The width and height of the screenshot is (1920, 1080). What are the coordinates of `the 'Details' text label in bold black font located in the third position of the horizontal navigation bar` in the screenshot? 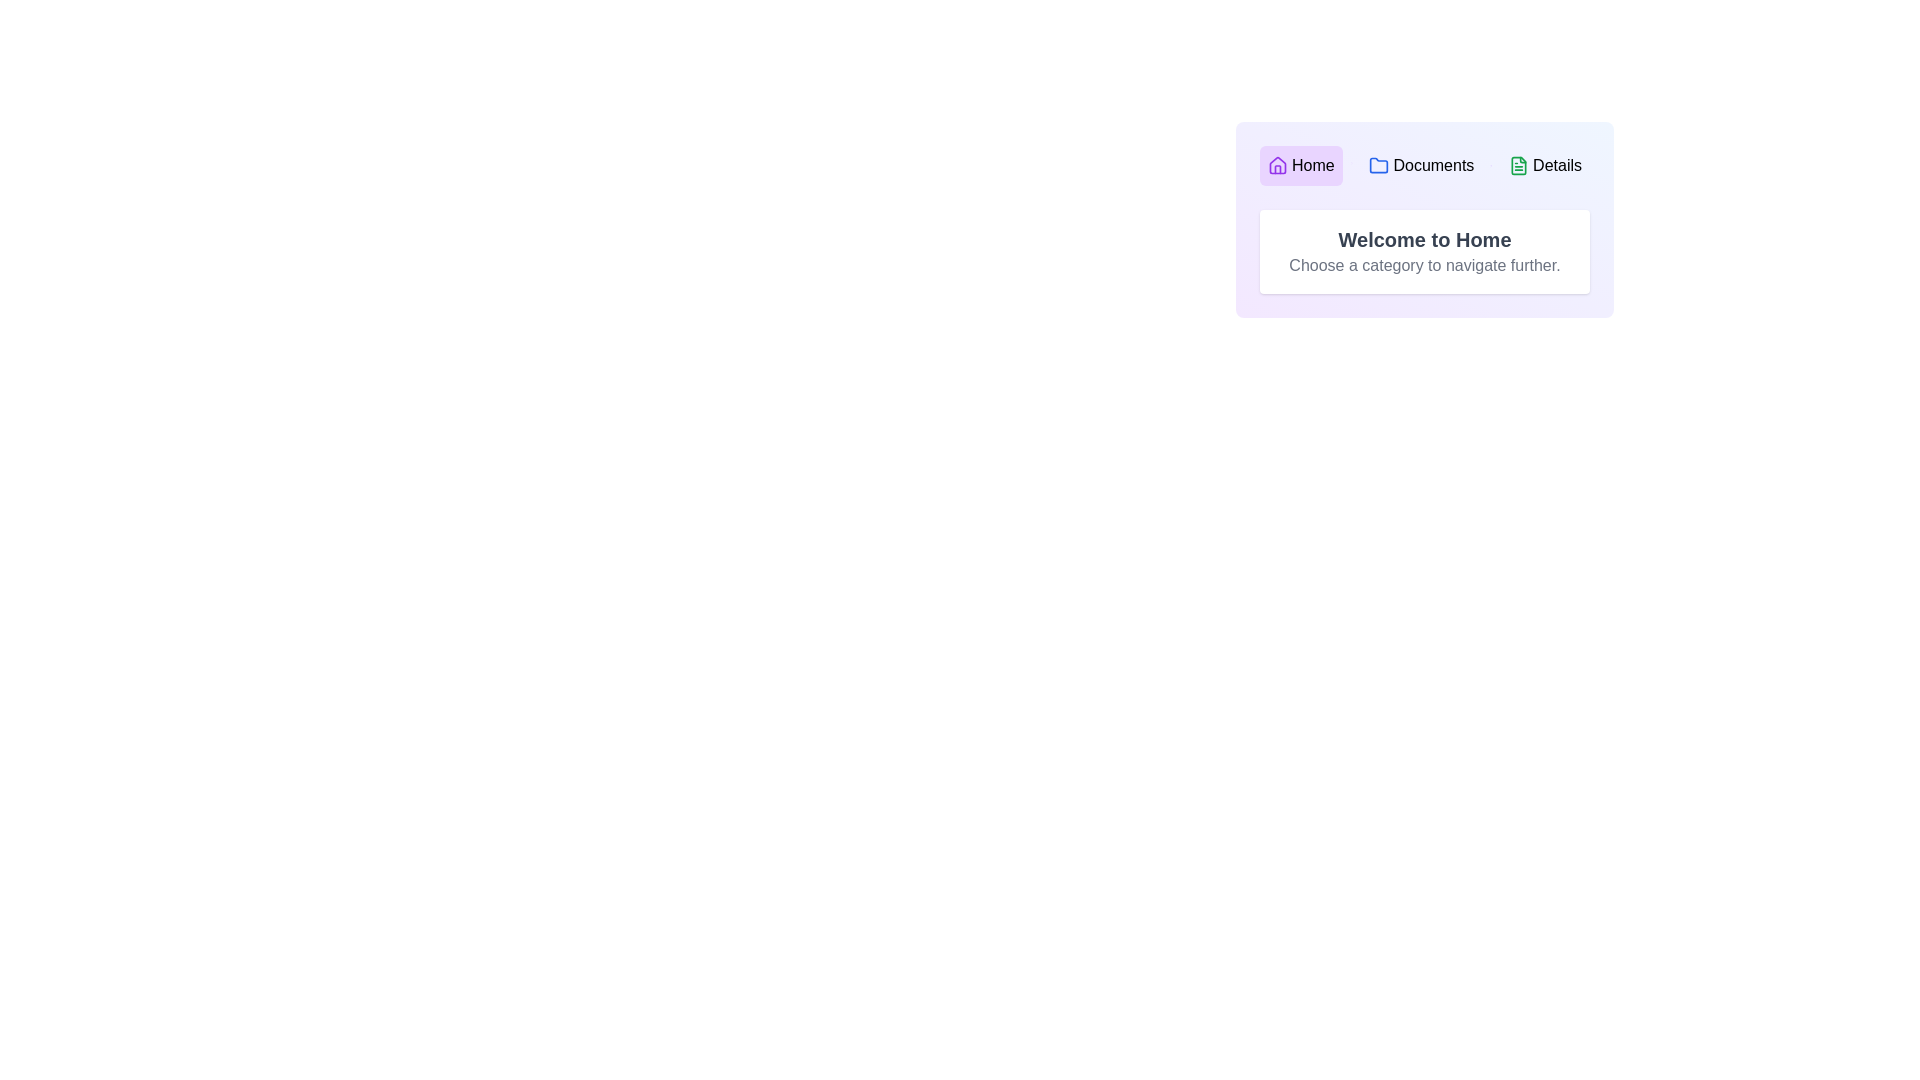 It's located at (1556, 164).